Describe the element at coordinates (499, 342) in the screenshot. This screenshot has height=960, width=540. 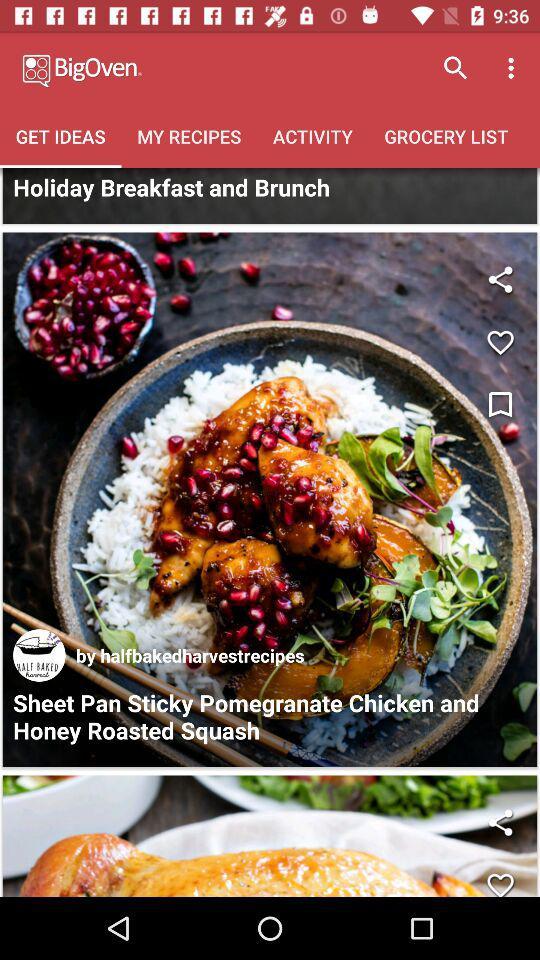
I see `like the page` at that location.